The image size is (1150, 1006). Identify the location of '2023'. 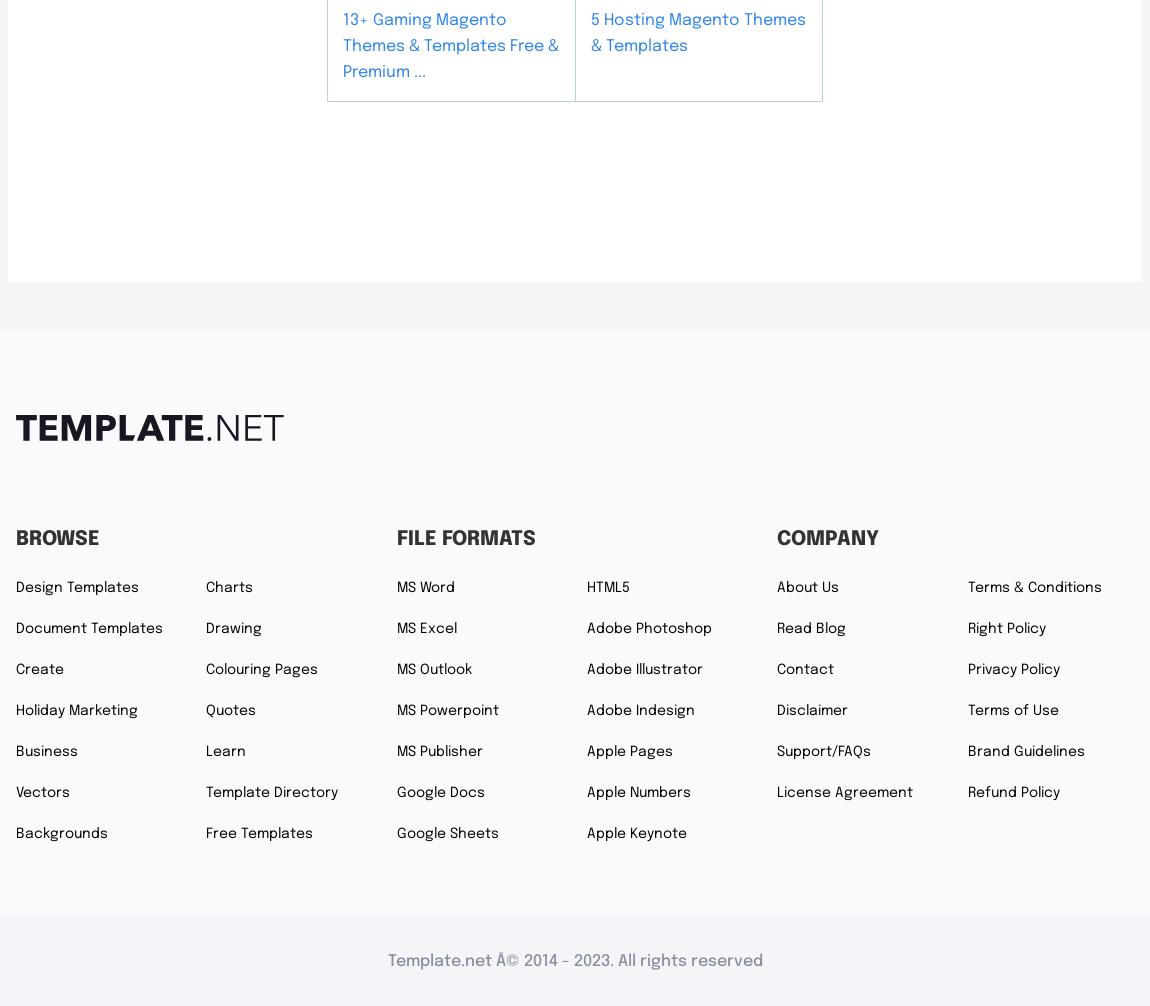
(589, 960).